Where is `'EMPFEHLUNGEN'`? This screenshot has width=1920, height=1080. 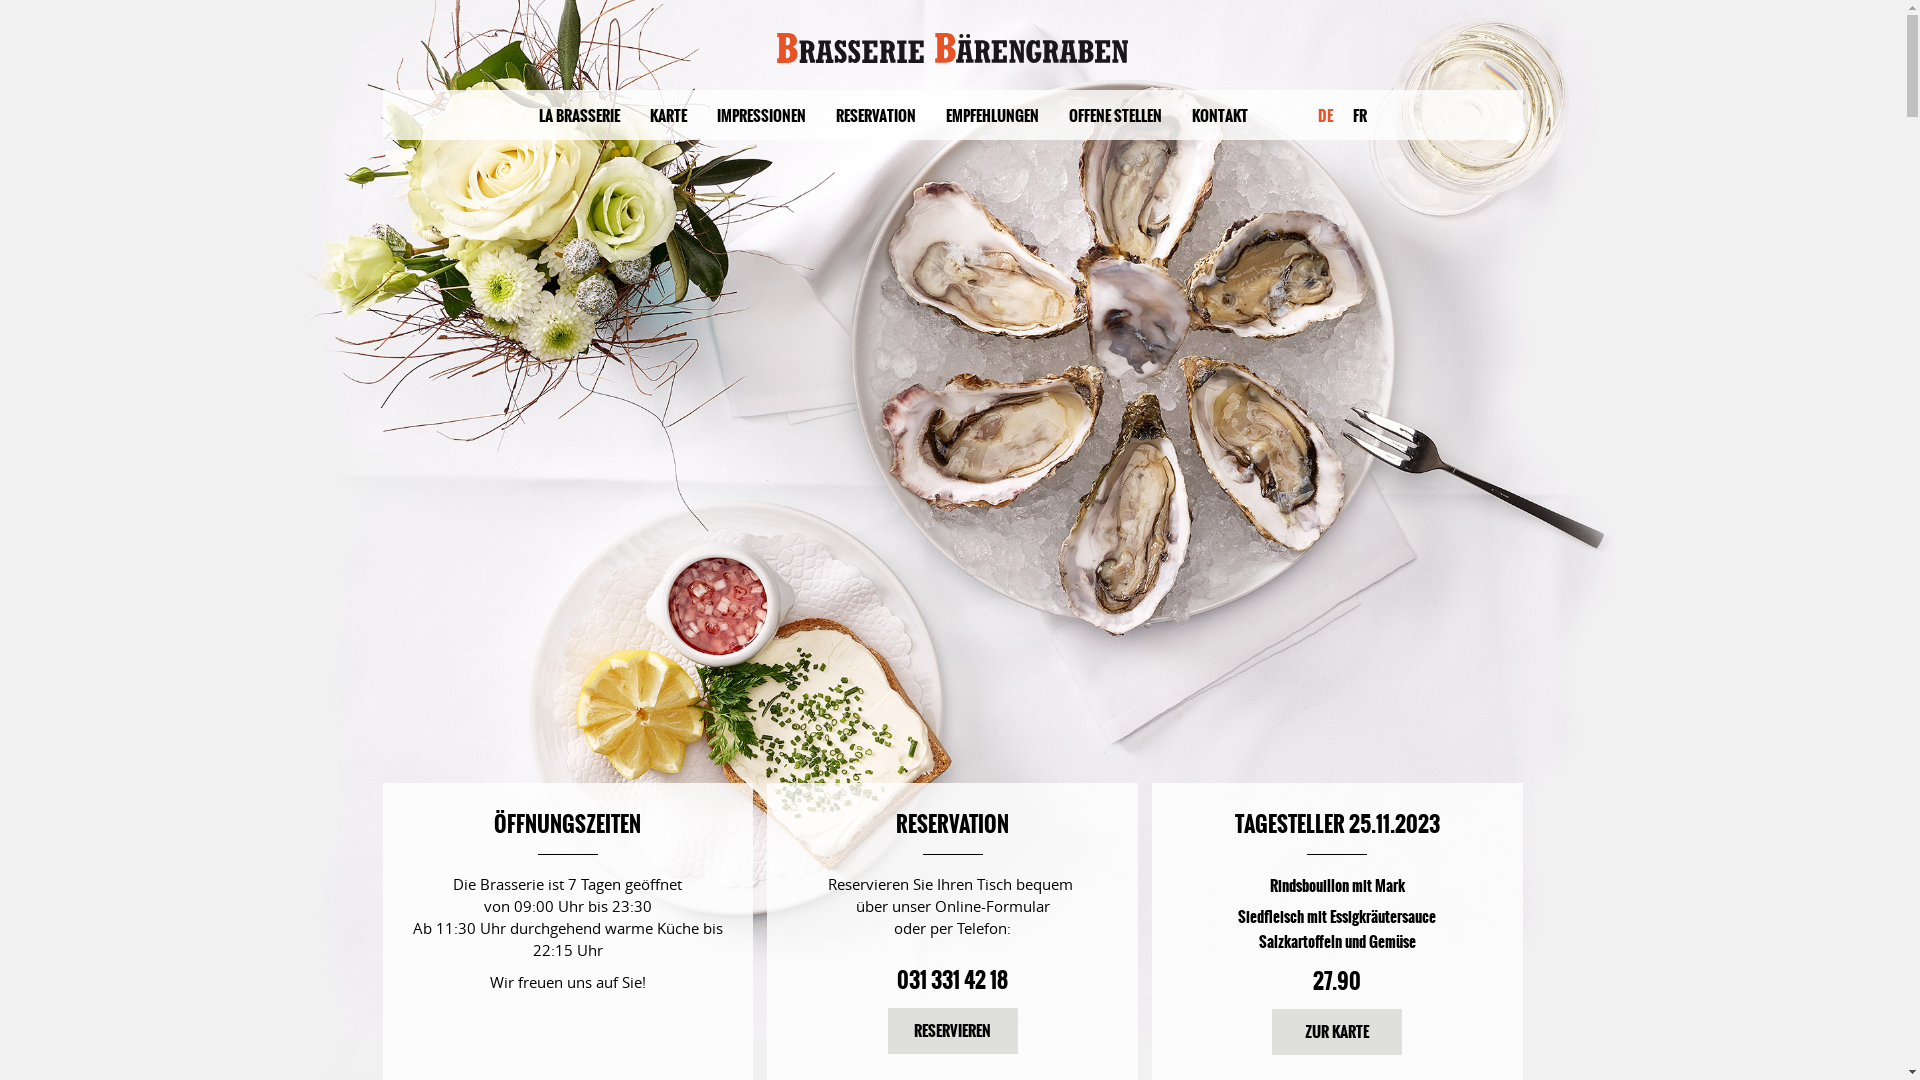 'EMPFEHLUNGEN' is located at coordinates (991, 115).